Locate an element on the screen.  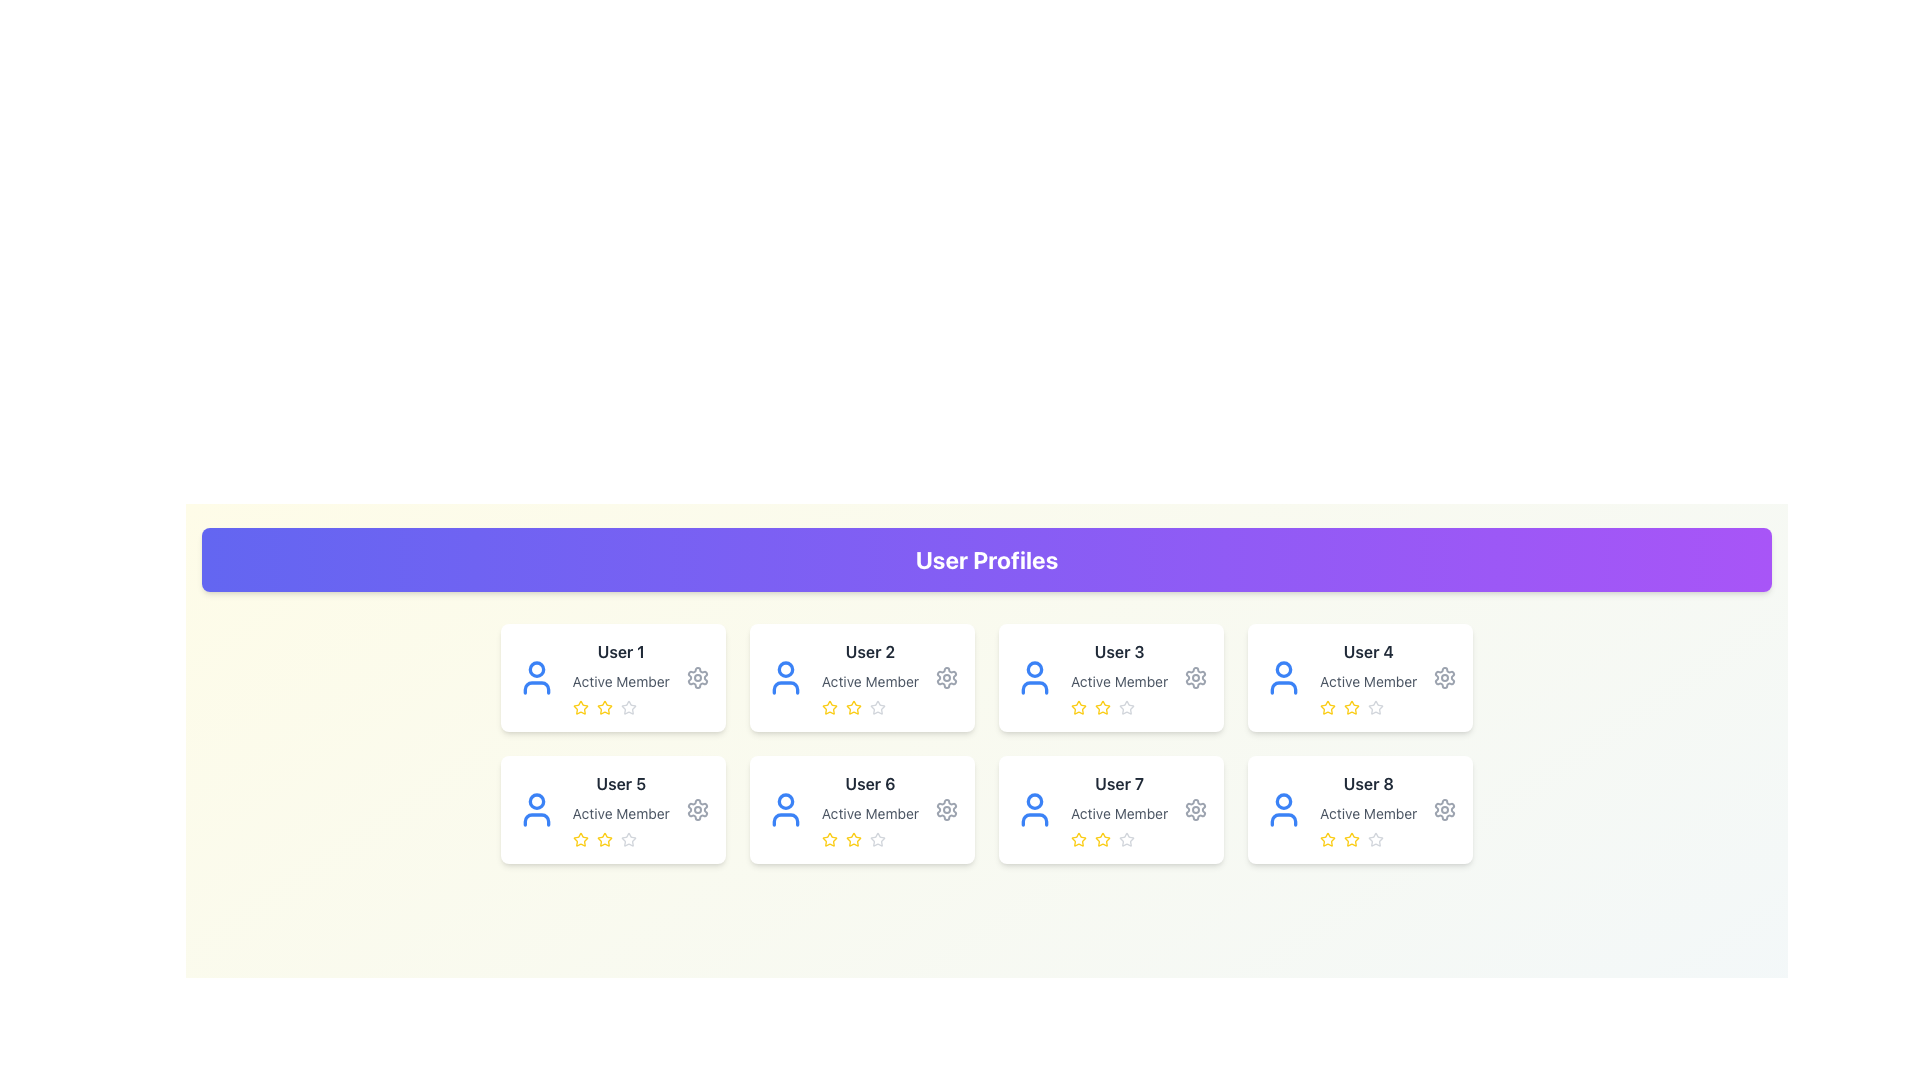
the yellow star icon located beneath the 'Active Member' label in the User 1 profile card to rate it is located at coordinates (579, 706).